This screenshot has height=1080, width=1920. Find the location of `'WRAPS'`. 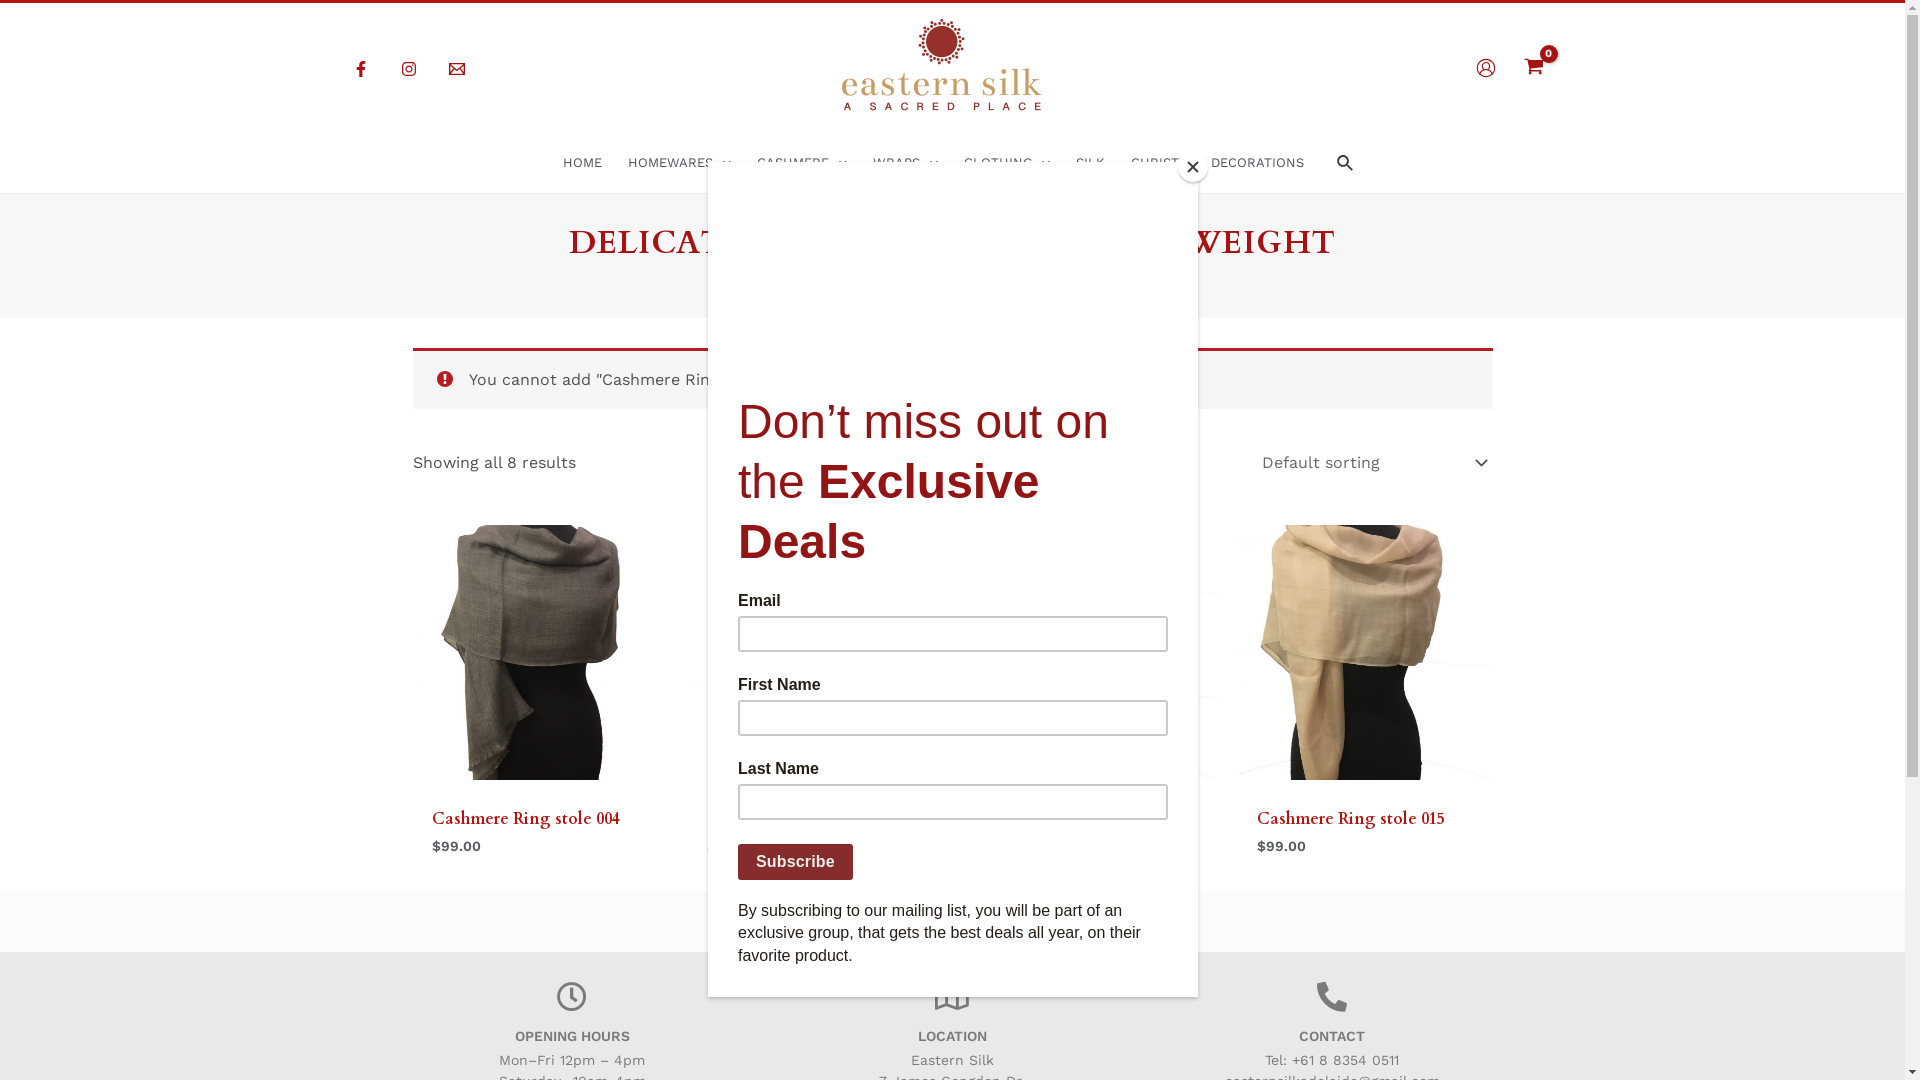

'WRAPS' is located at coordinates (904, 161).